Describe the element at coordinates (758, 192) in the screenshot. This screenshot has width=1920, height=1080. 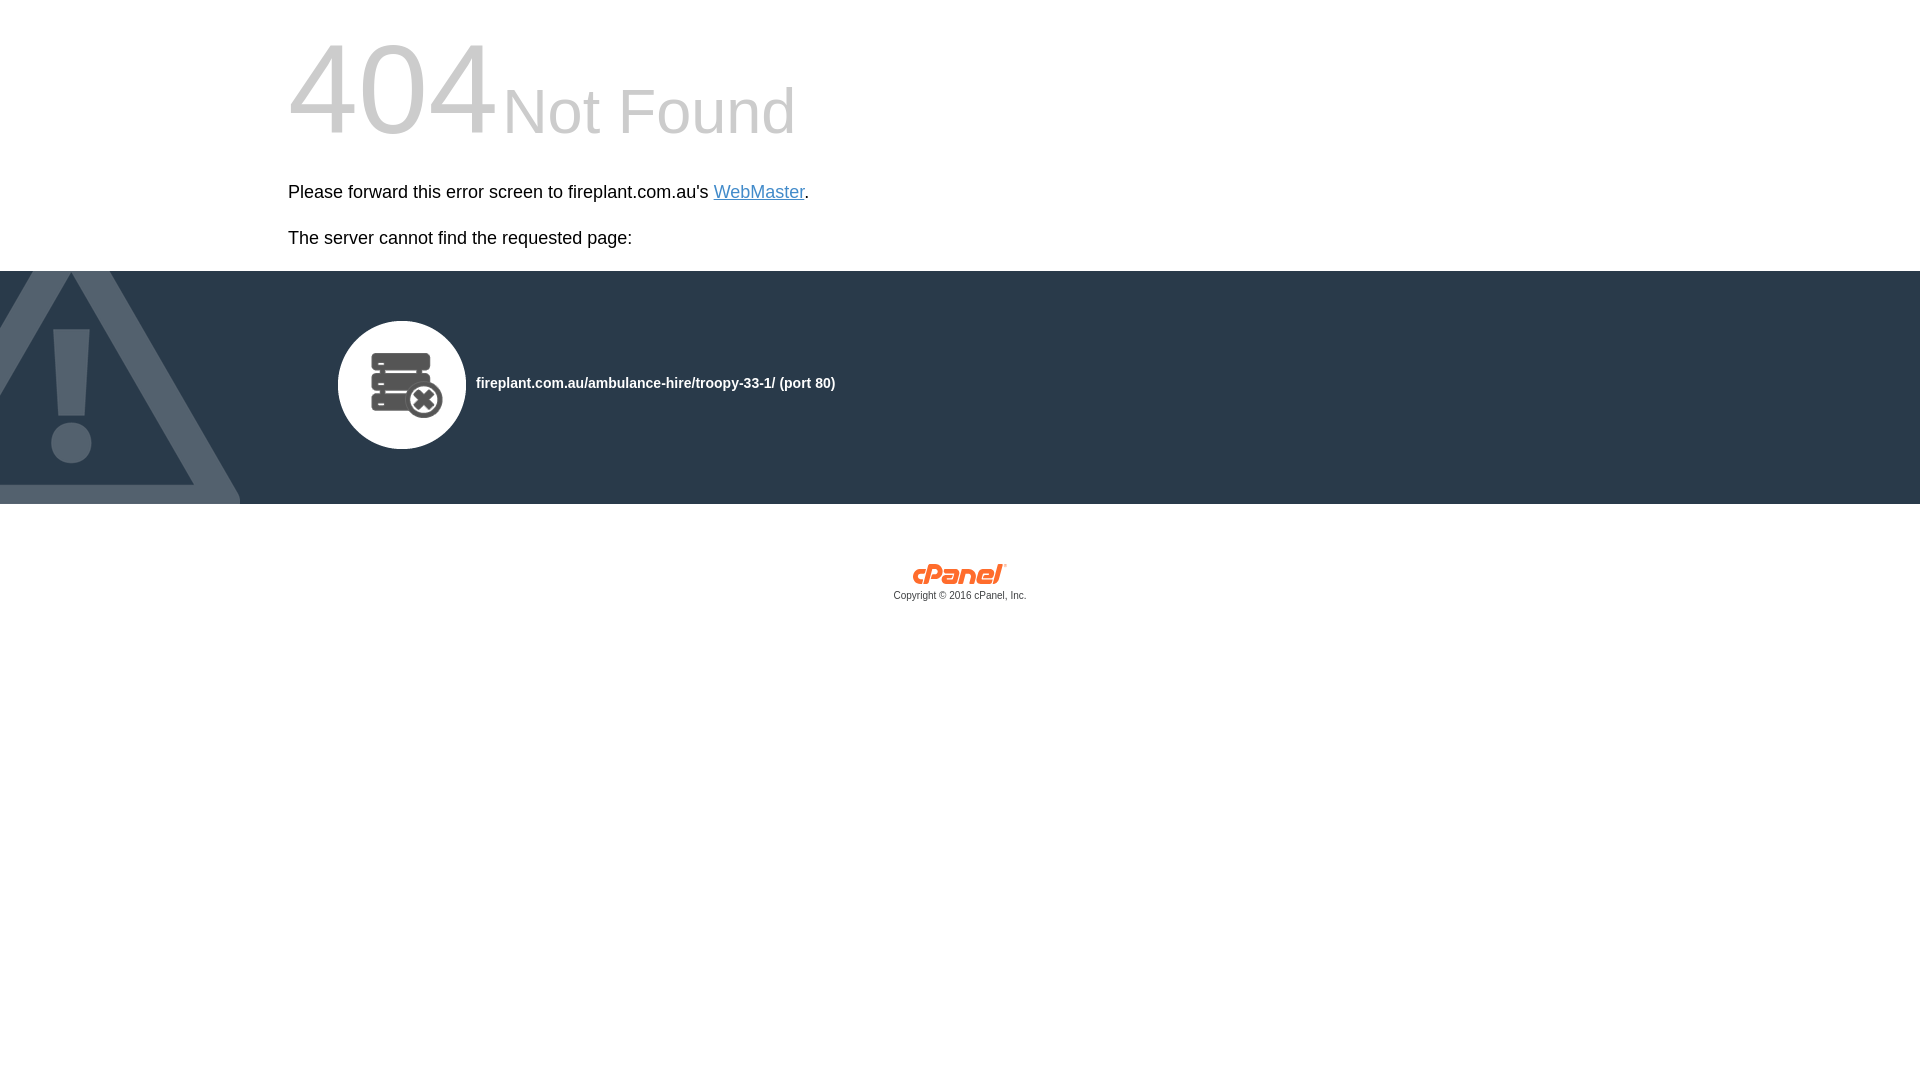
I see `'WebMaster'` at that location.